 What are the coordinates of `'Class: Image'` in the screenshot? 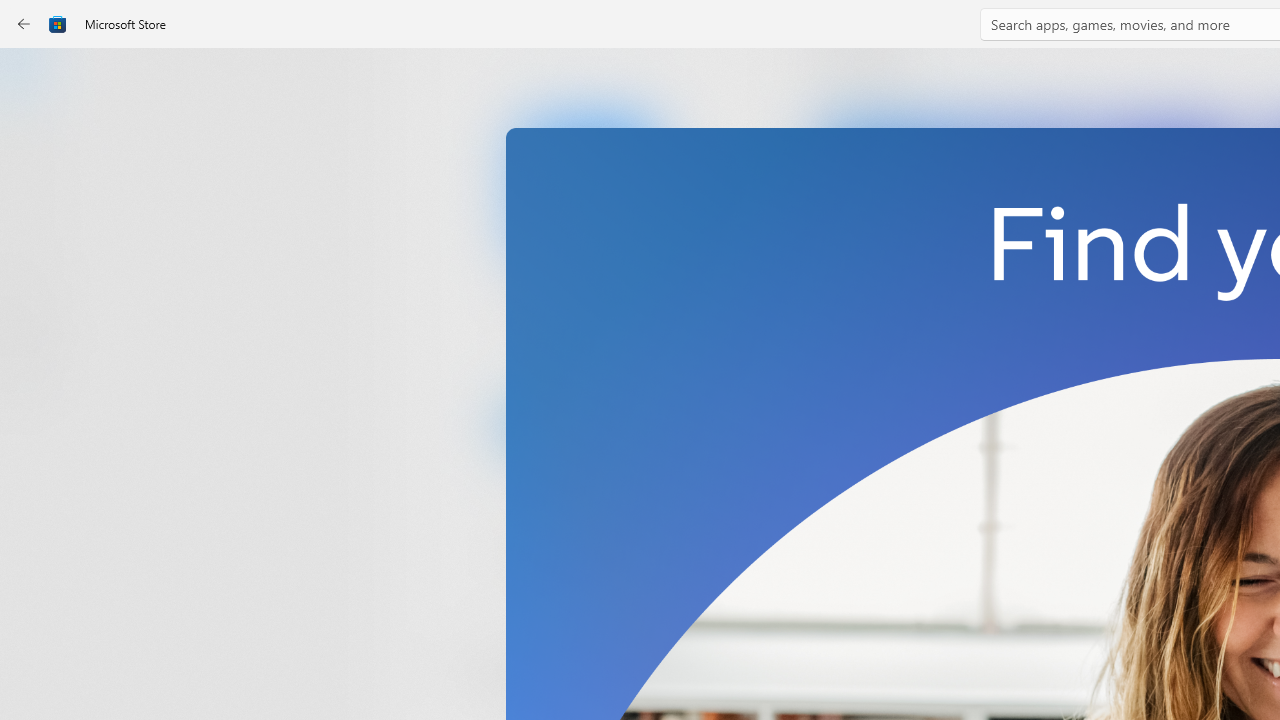 It's located at (58, 24).